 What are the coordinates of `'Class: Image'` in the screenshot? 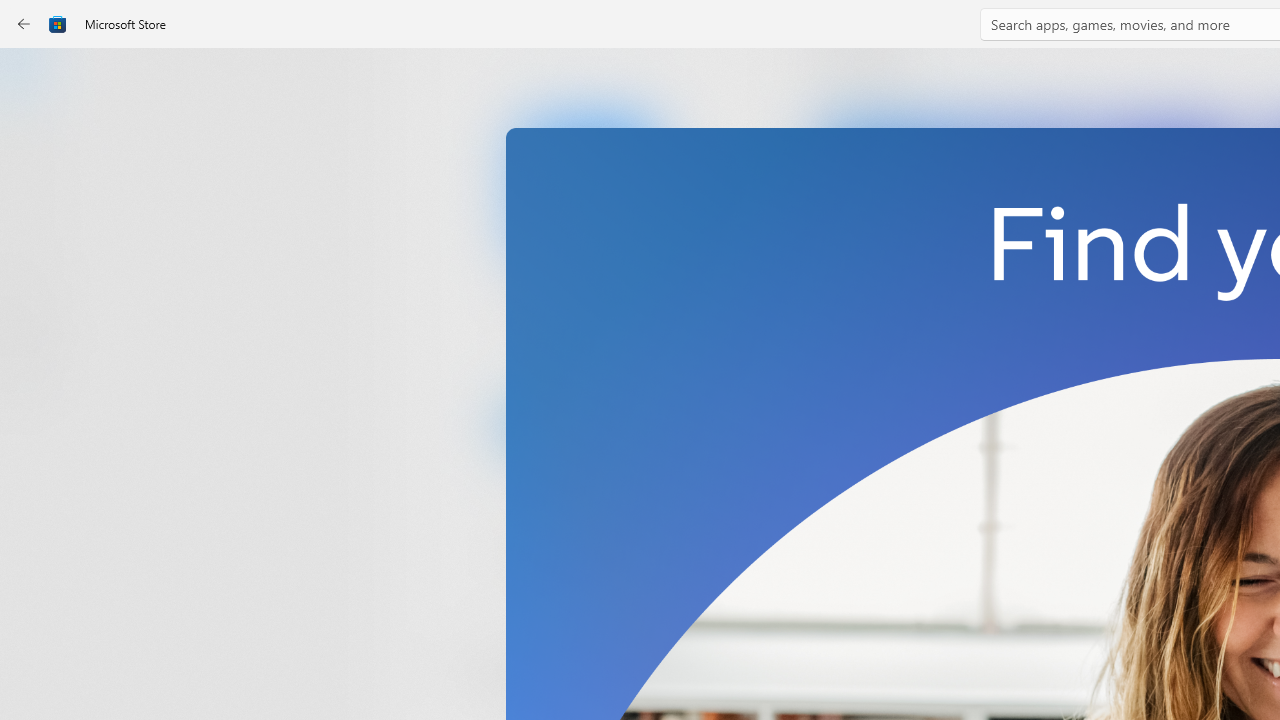 It's located at (58, 24).